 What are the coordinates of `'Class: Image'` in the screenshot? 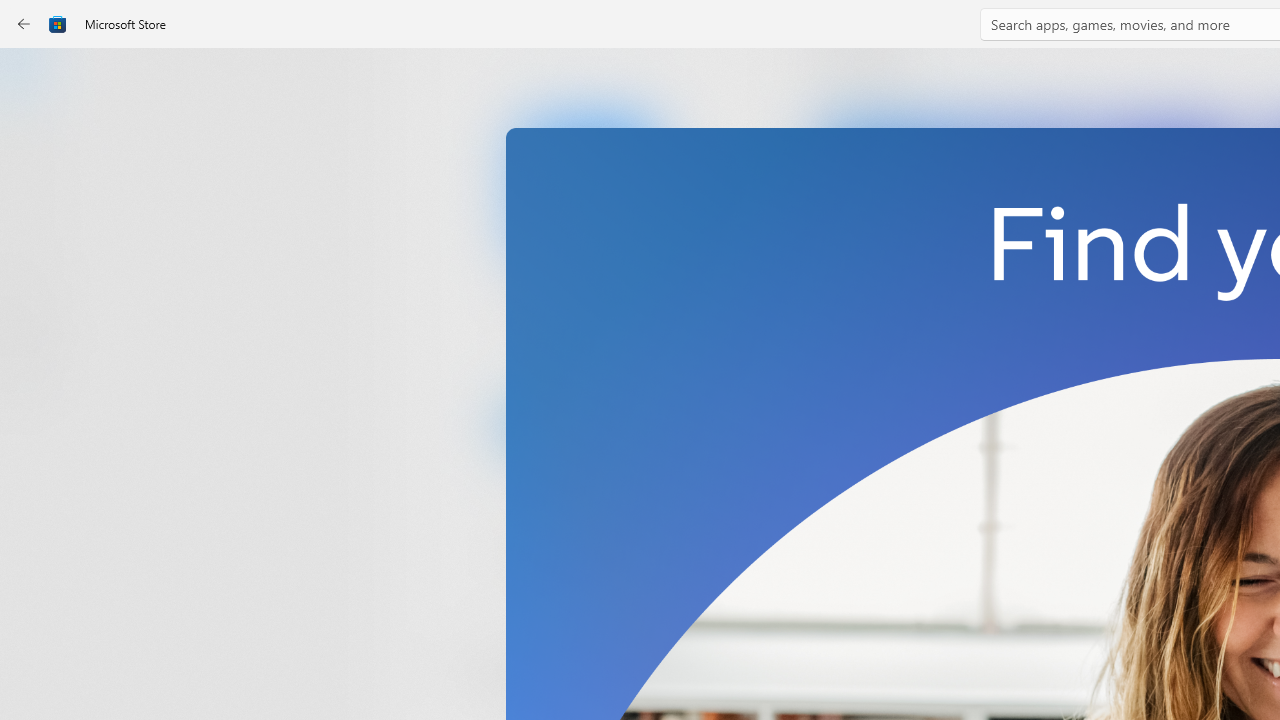 It's located at (58, 24).